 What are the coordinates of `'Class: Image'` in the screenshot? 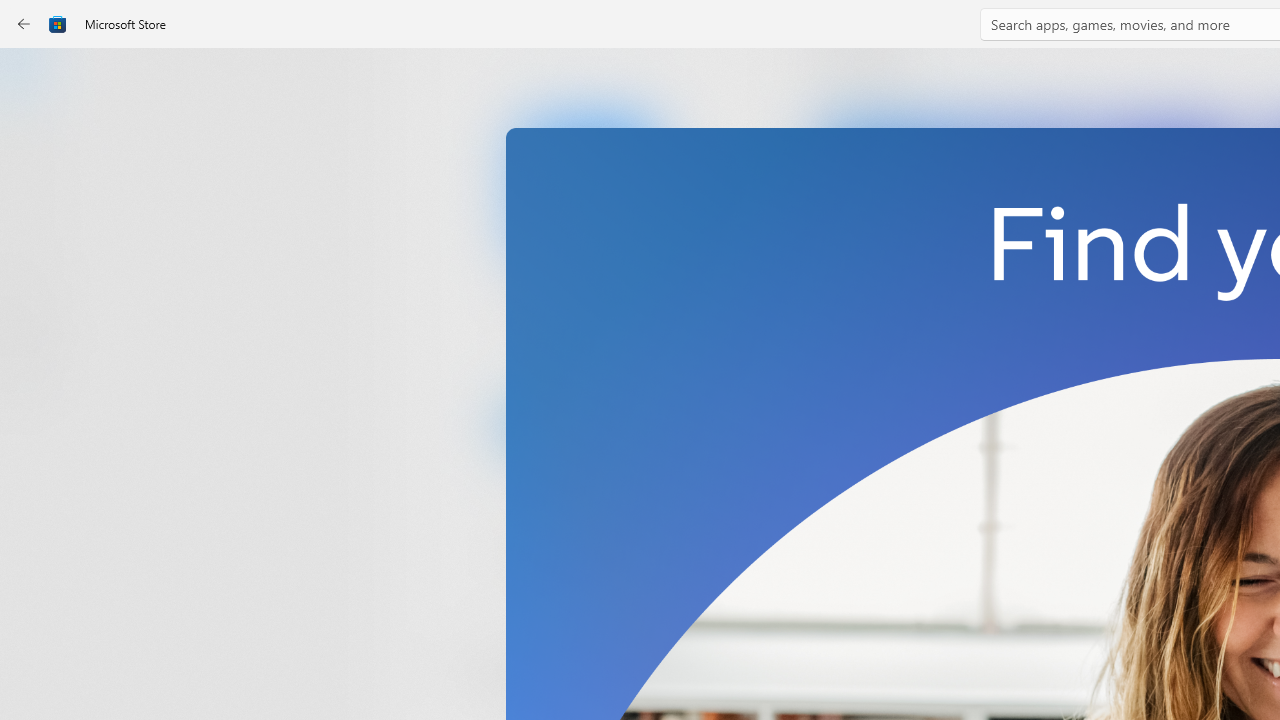 It's located at (58, 24).